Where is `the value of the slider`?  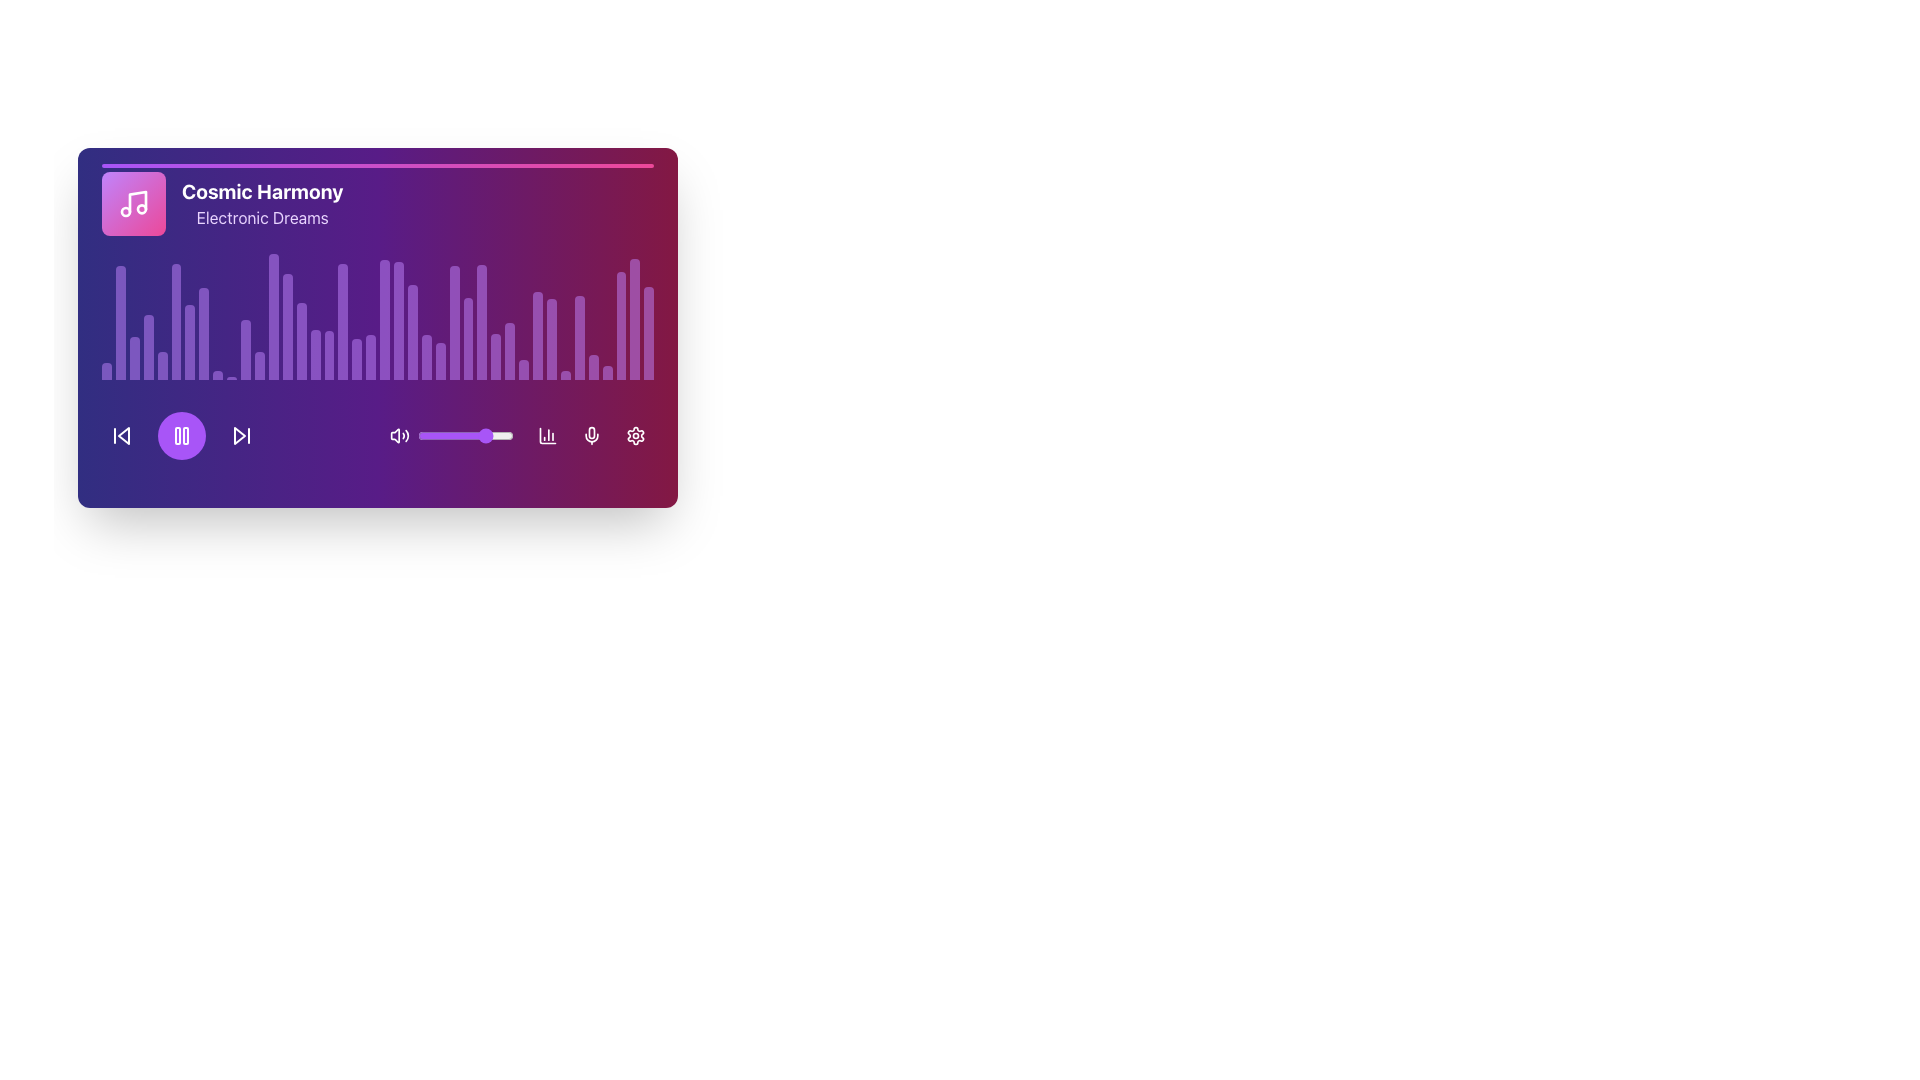
the value of the slider is located at coordinates (495, 434).